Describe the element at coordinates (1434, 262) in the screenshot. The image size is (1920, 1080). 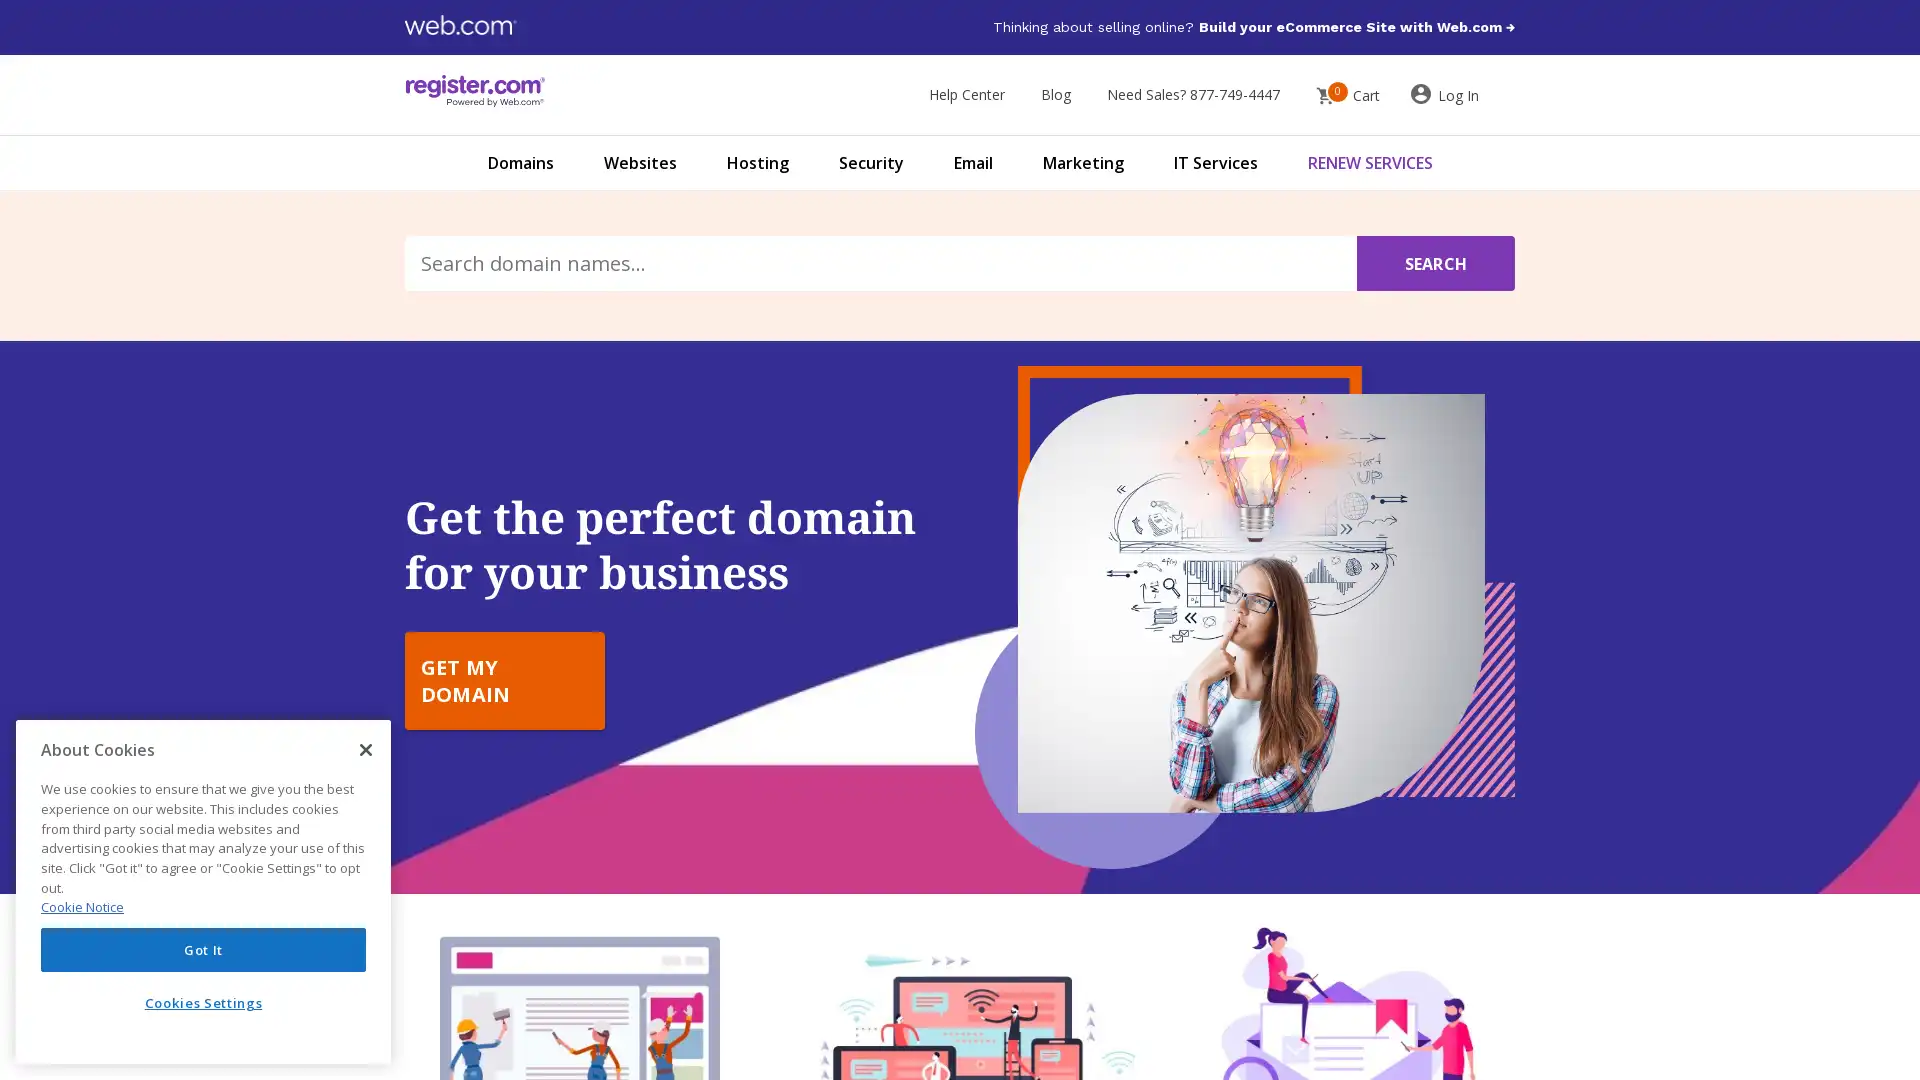
I see `SEARCH` at that location.